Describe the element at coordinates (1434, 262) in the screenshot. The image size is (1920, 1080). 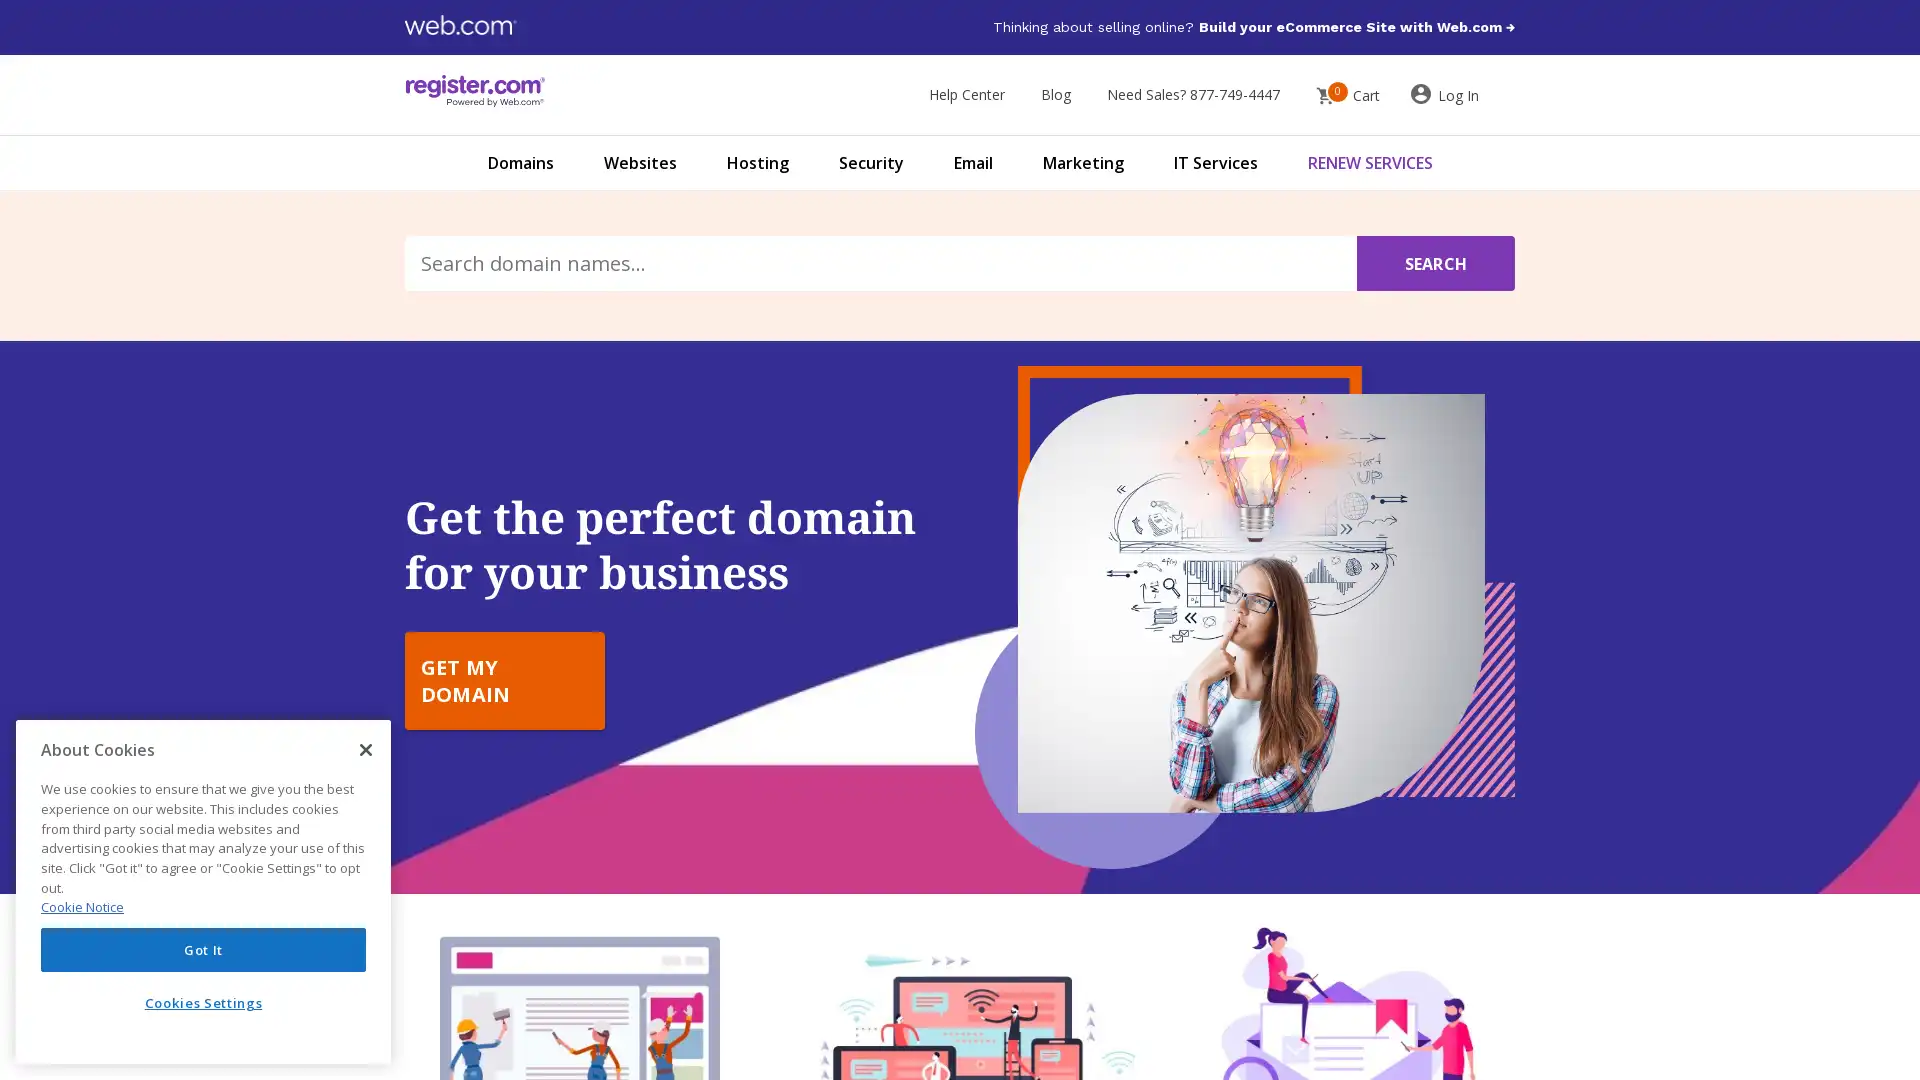
I see `SEARCH` at that location.